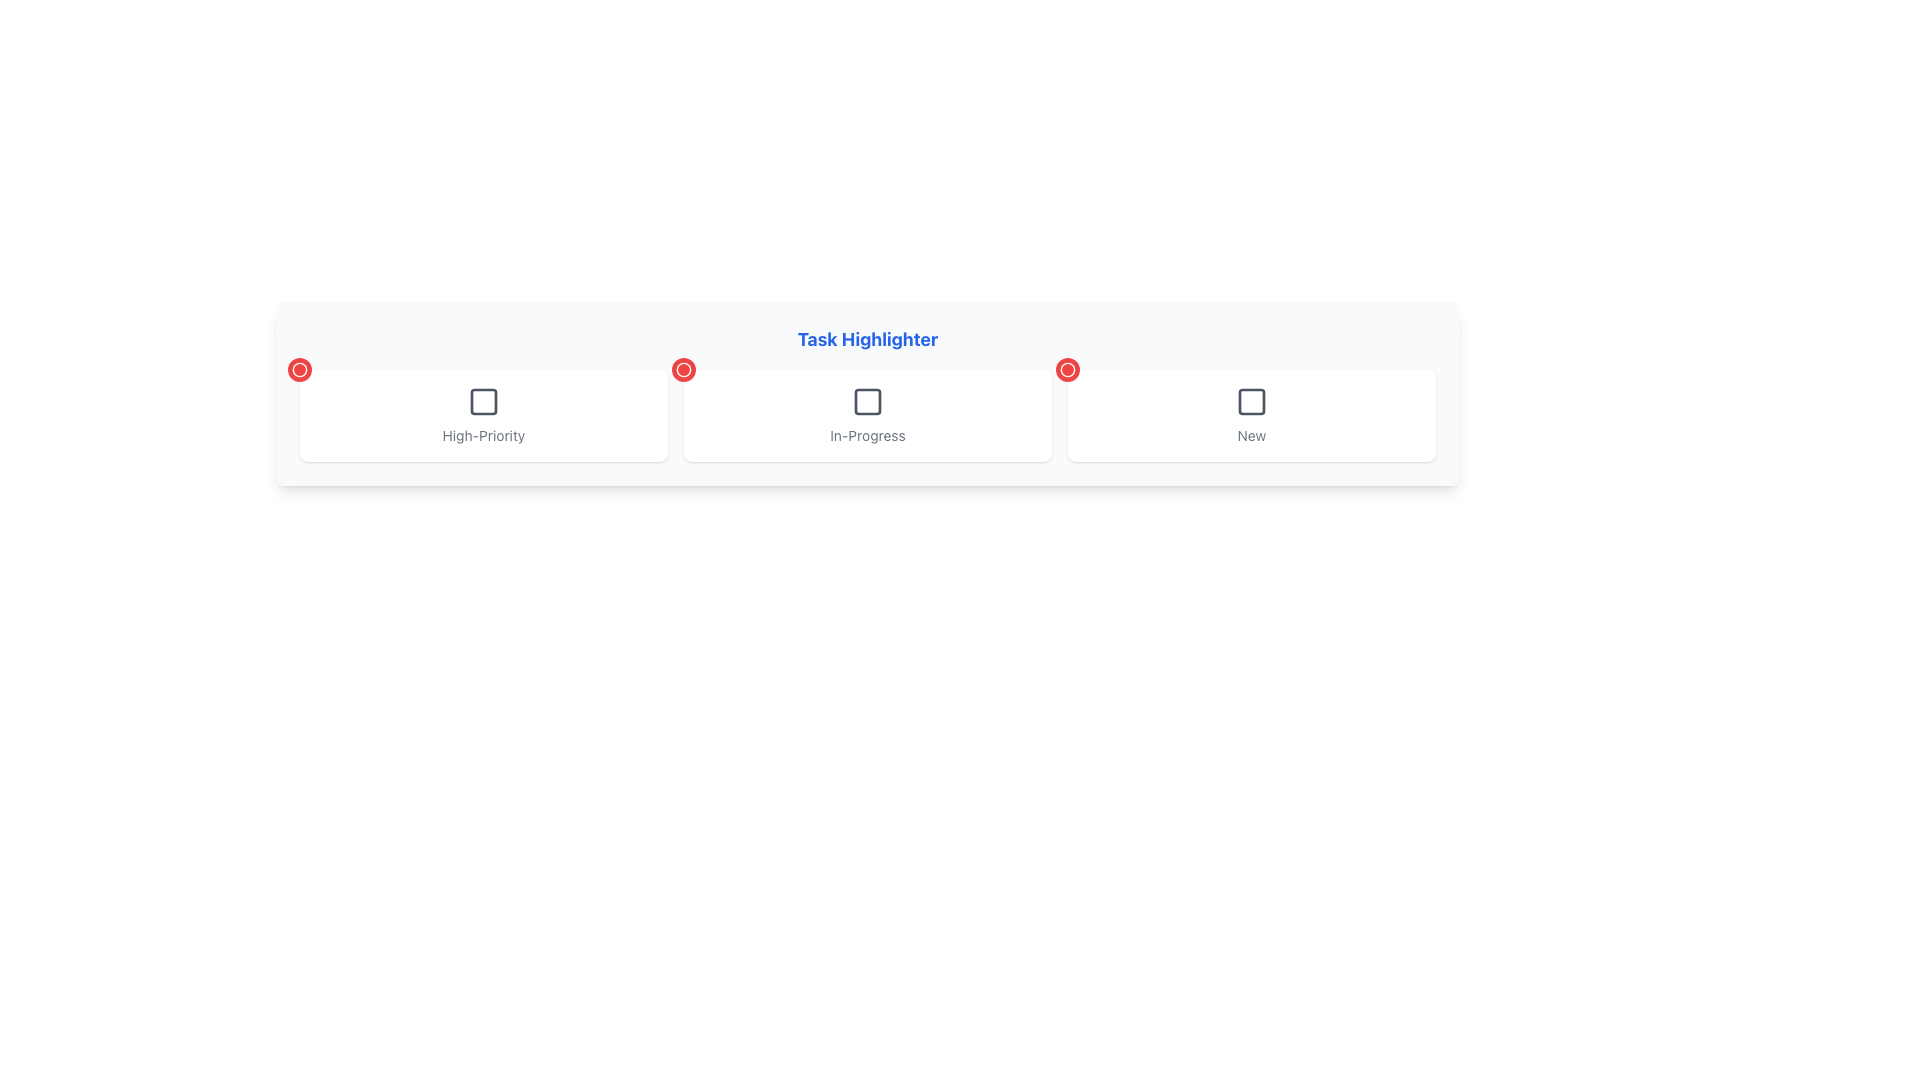 This screenshot has height=1080, width=1920. Describe the element at coordinates (484, 401) in the screenshot. I see `the 'High-Priority' state indicator icon located in the first card of a three-card layout, which is centered within the card` at that location.